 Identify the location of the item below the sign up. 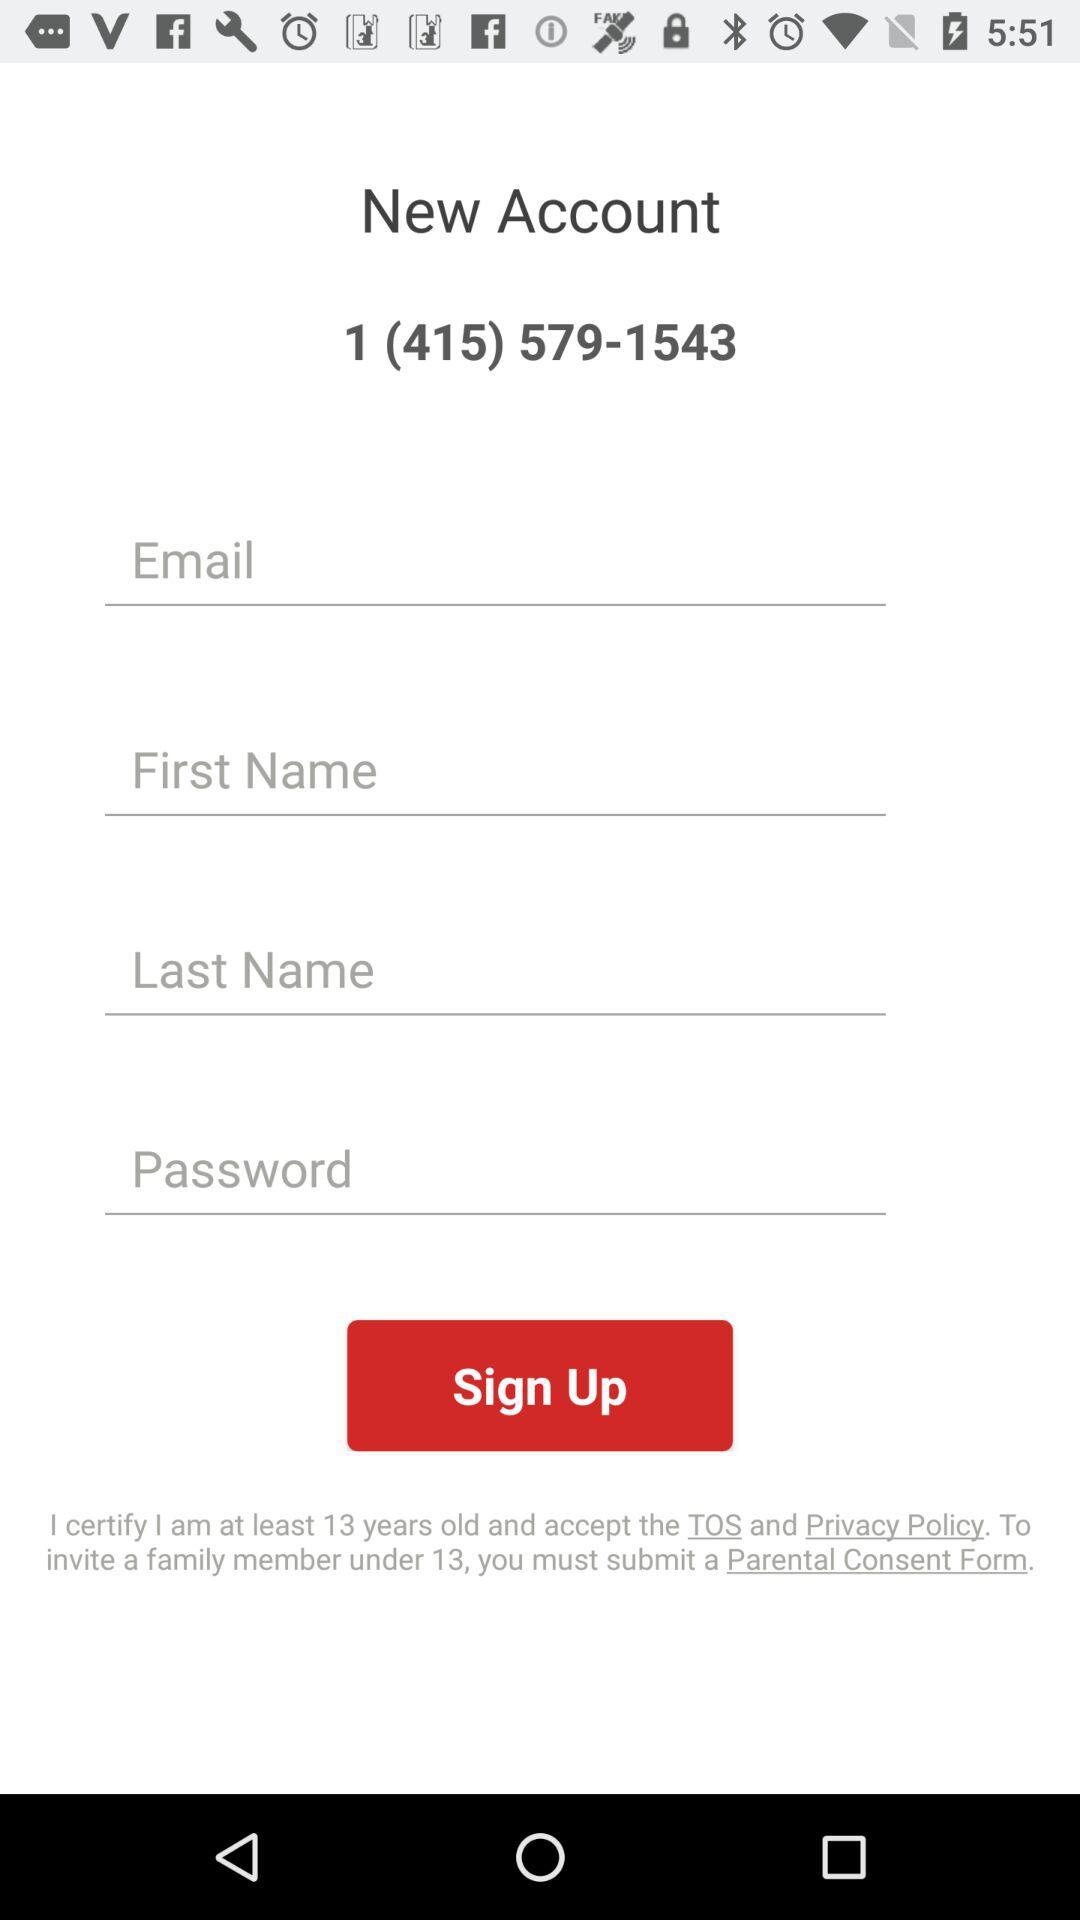
(540, 1539).